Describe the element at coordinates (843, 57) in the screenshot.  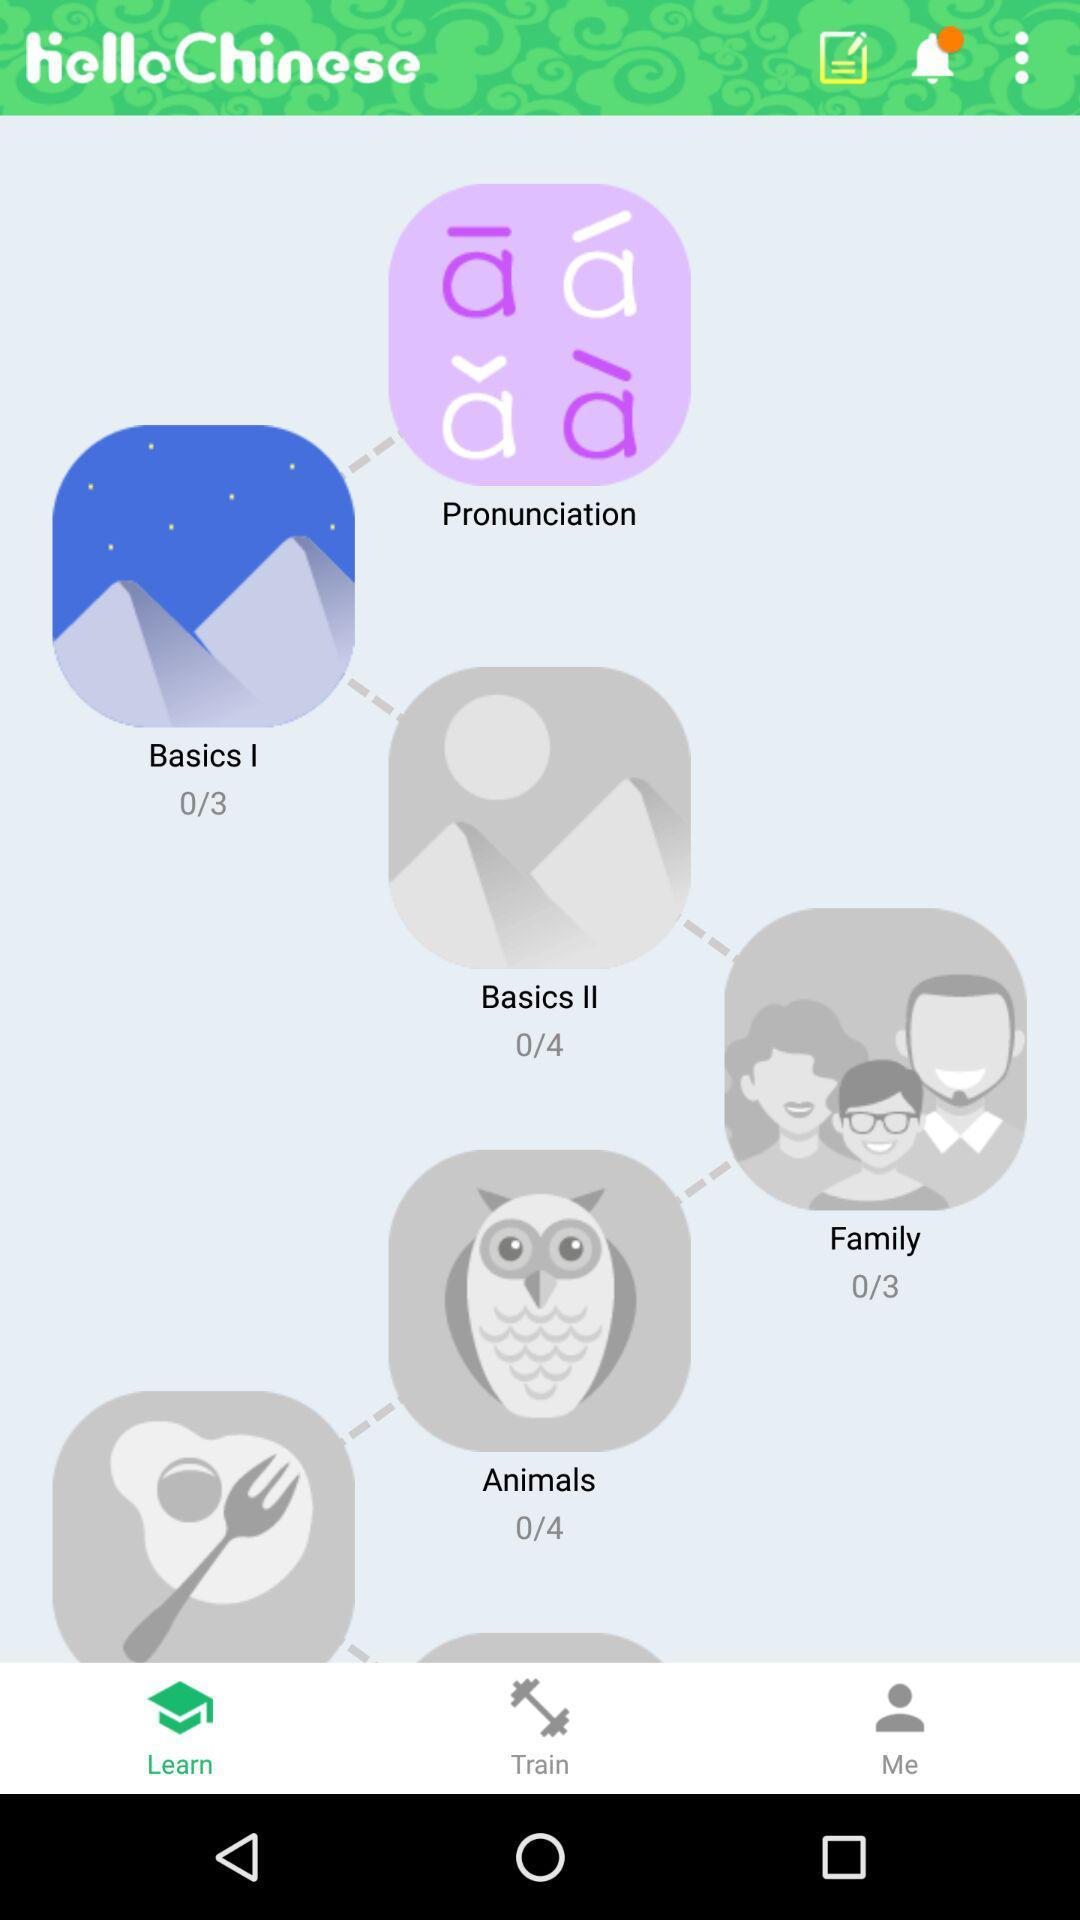
I see `open notepad` at that location.